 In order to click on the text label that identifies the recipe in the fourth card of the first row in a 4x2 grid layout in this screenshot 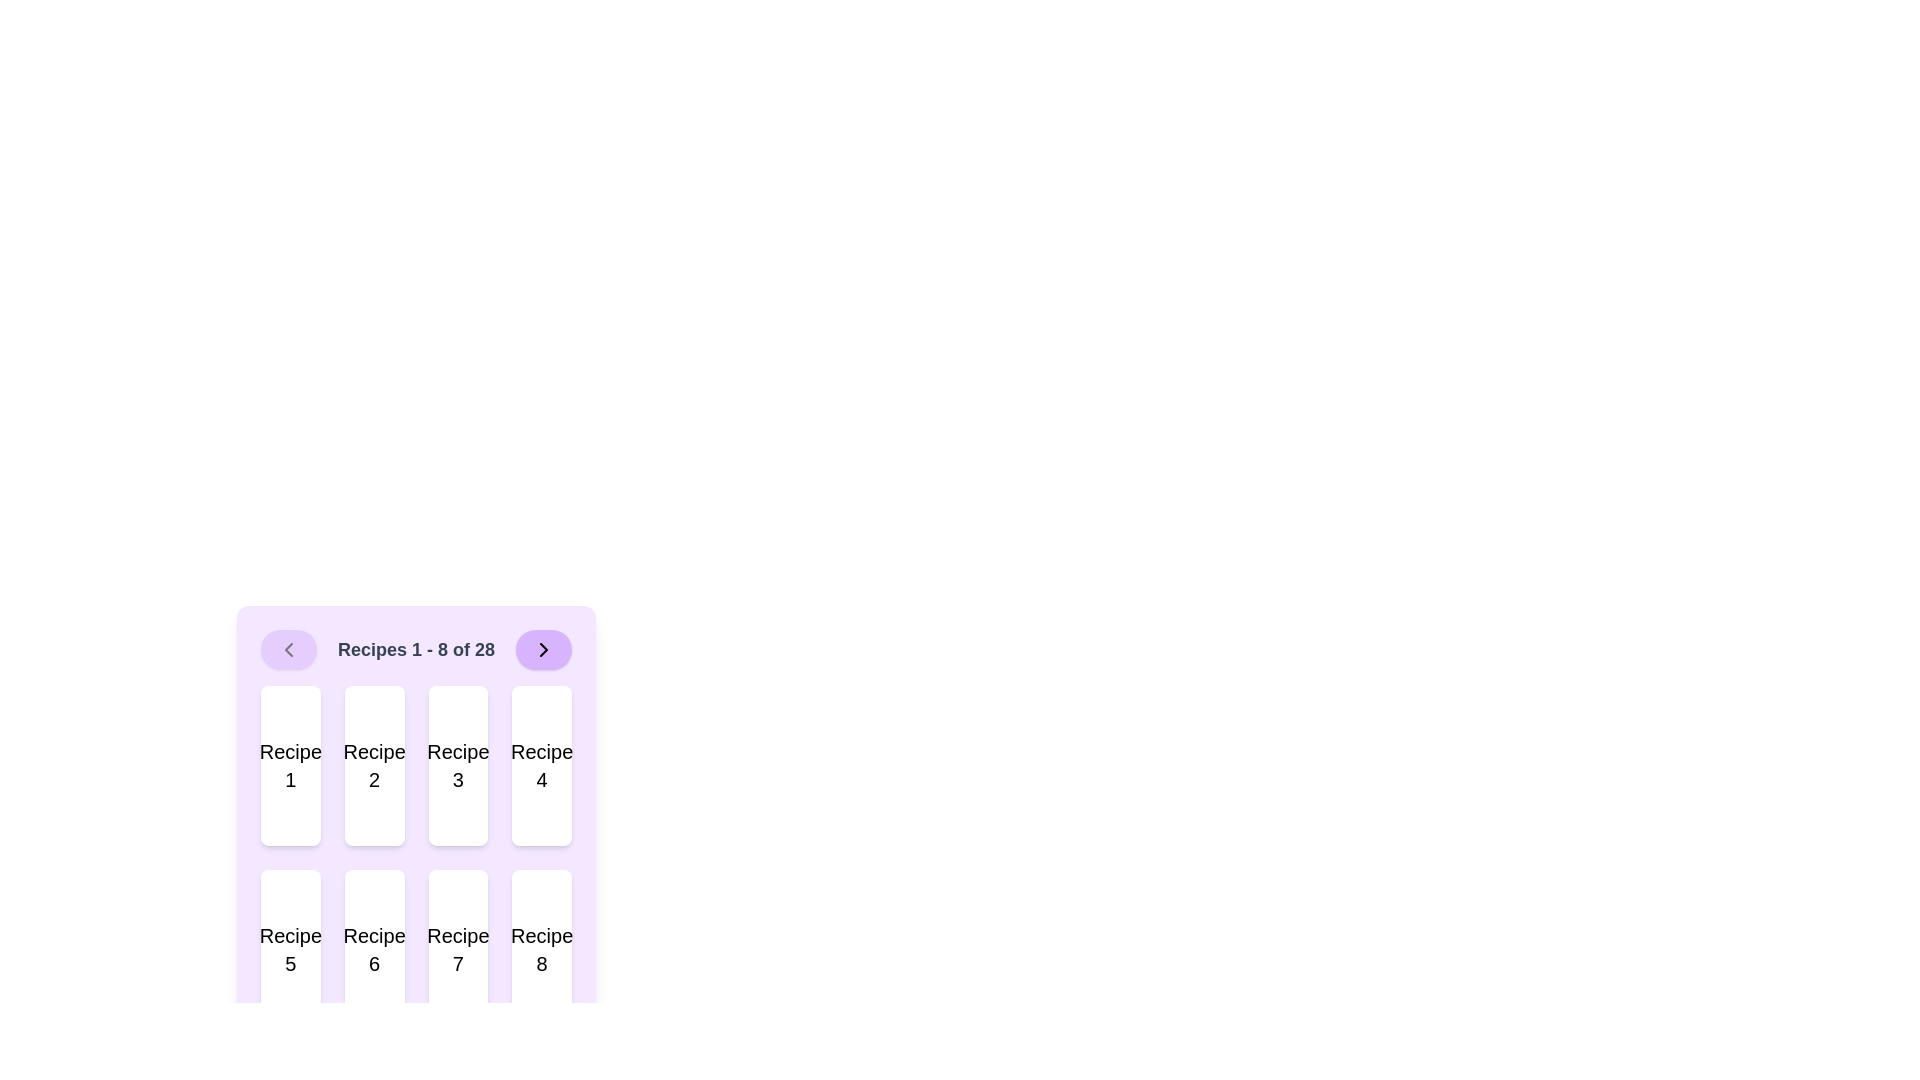, I will do `click(542, 765)`.